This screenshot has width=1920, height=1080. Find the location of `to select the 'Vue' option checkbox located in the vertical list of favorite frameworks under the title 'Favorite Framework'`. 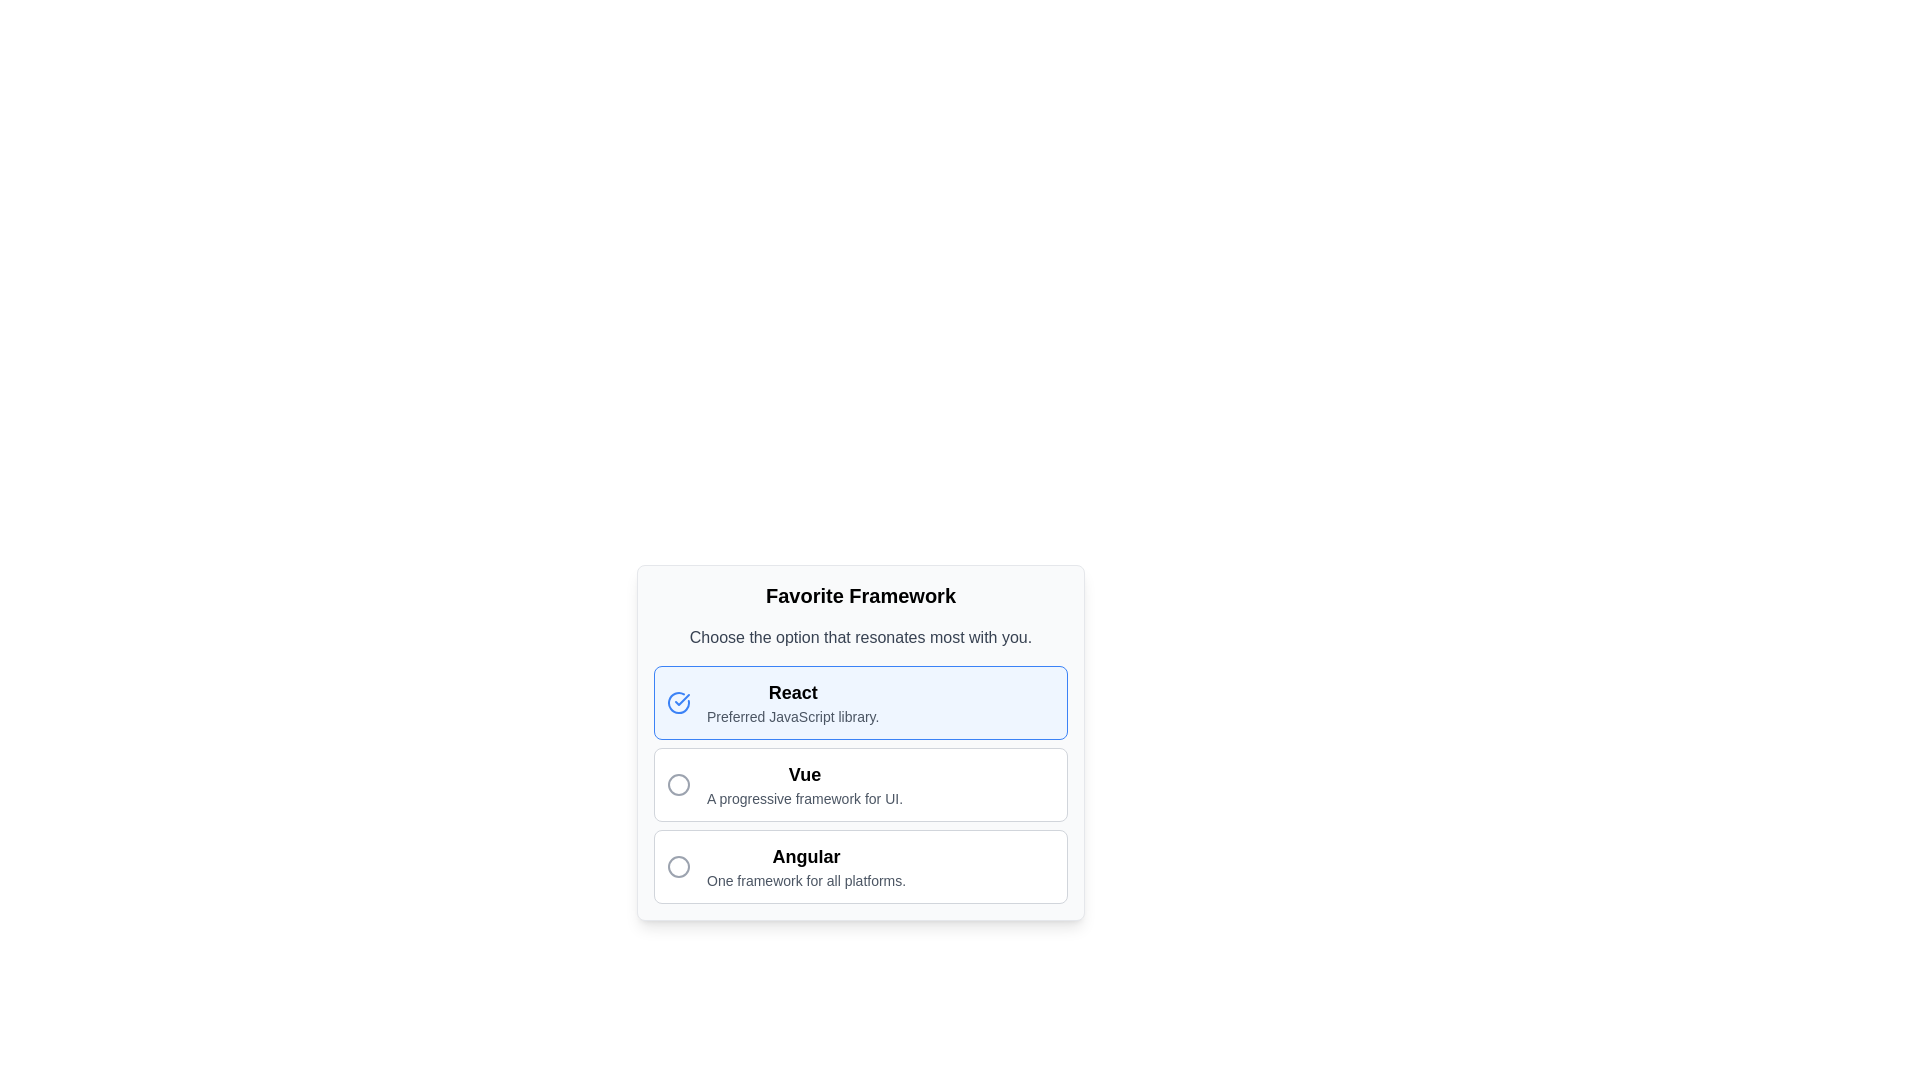

to select the 'Vue' option checkbox located in the vertical list of favorite frameworks under the title 'Favorite Framework' is located at coordinates (860, 784).